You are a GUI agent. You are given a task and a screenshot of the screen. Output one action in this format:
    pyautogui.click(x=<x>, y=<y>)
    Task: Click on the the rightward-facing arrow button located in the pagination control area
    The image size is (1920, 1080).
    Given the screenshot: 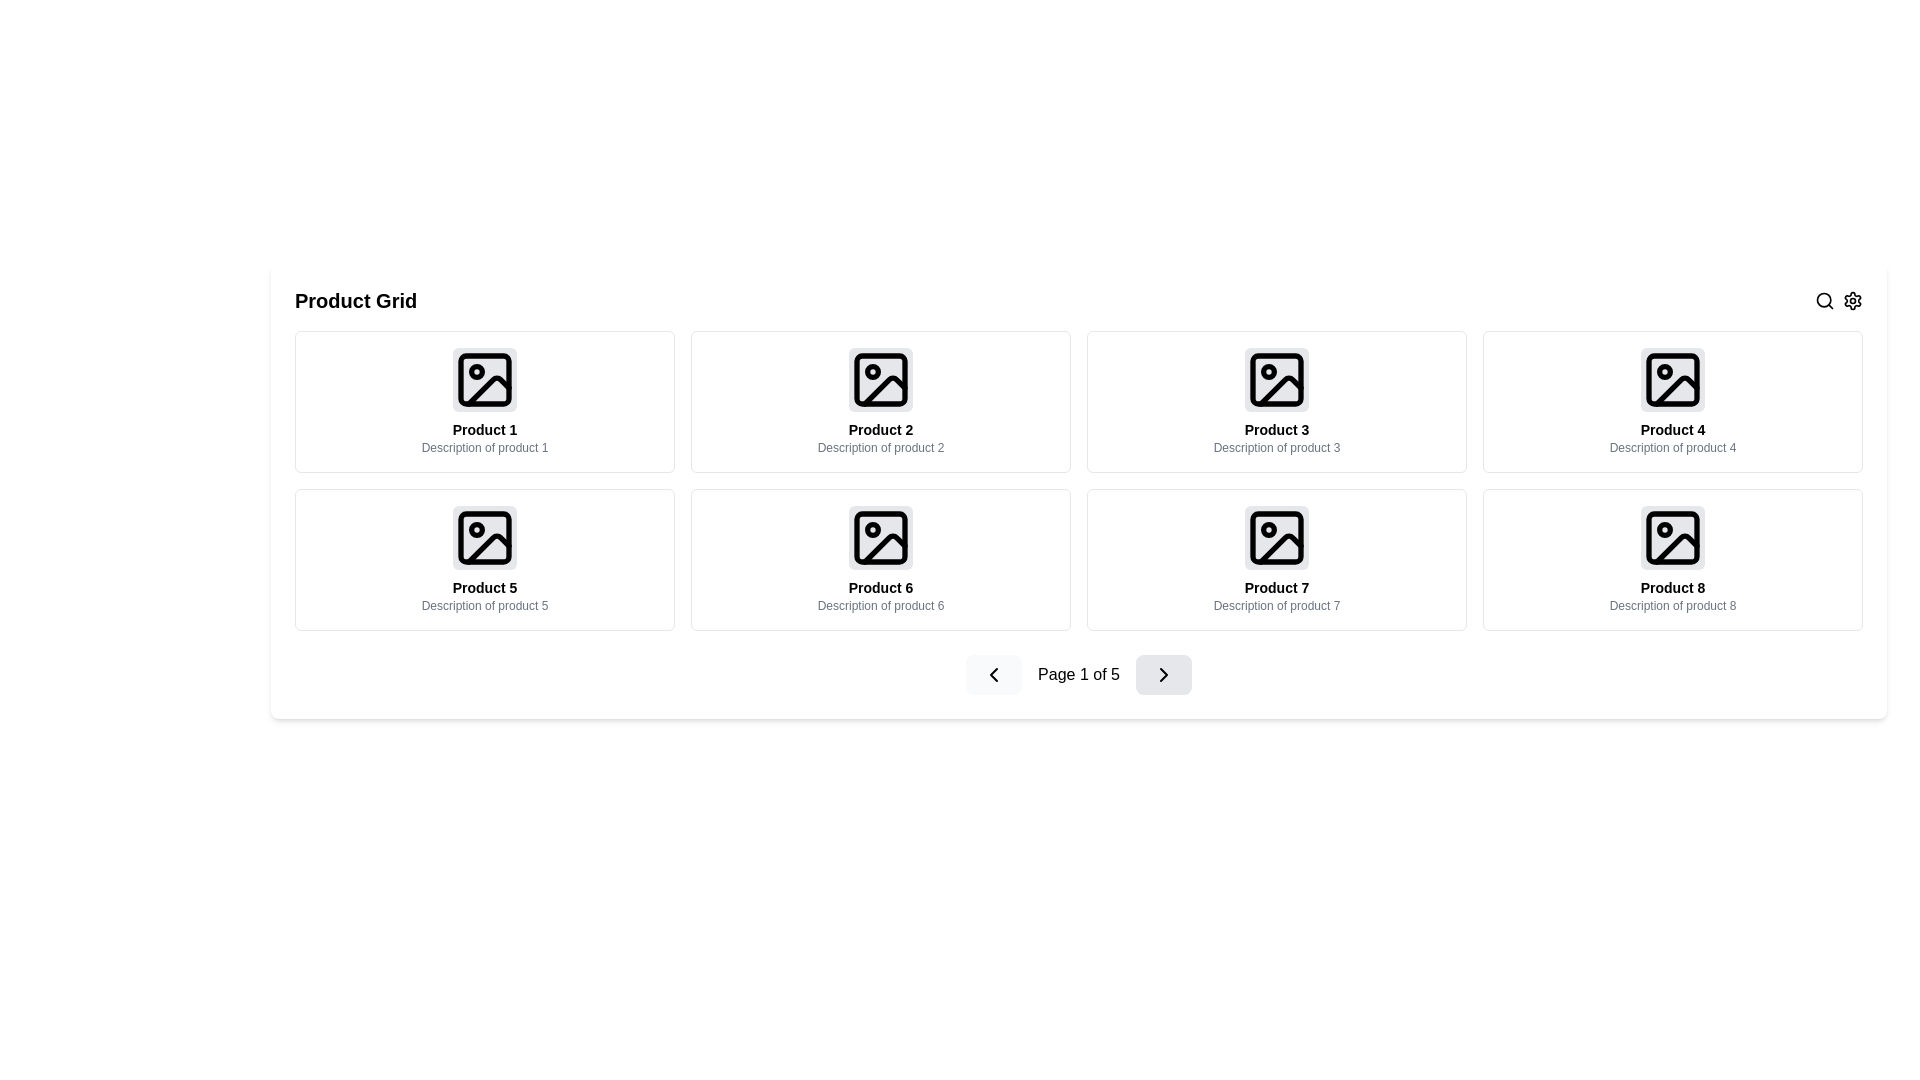 What is the action you would take?
    pyautogui.click(x=1163, y=675)
    